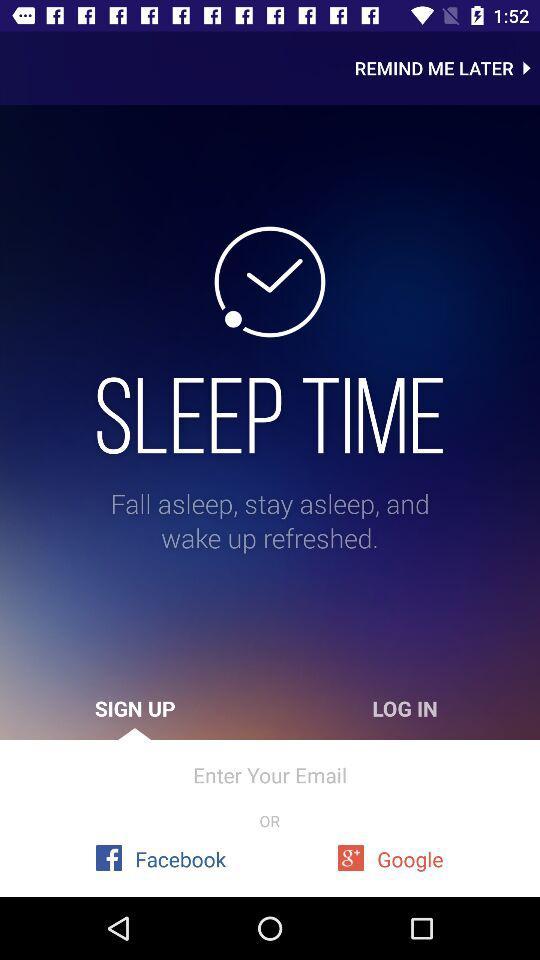  Describe the element at coordinates (447, 68) in the screenshot. I see `remind me later icon` at that location.